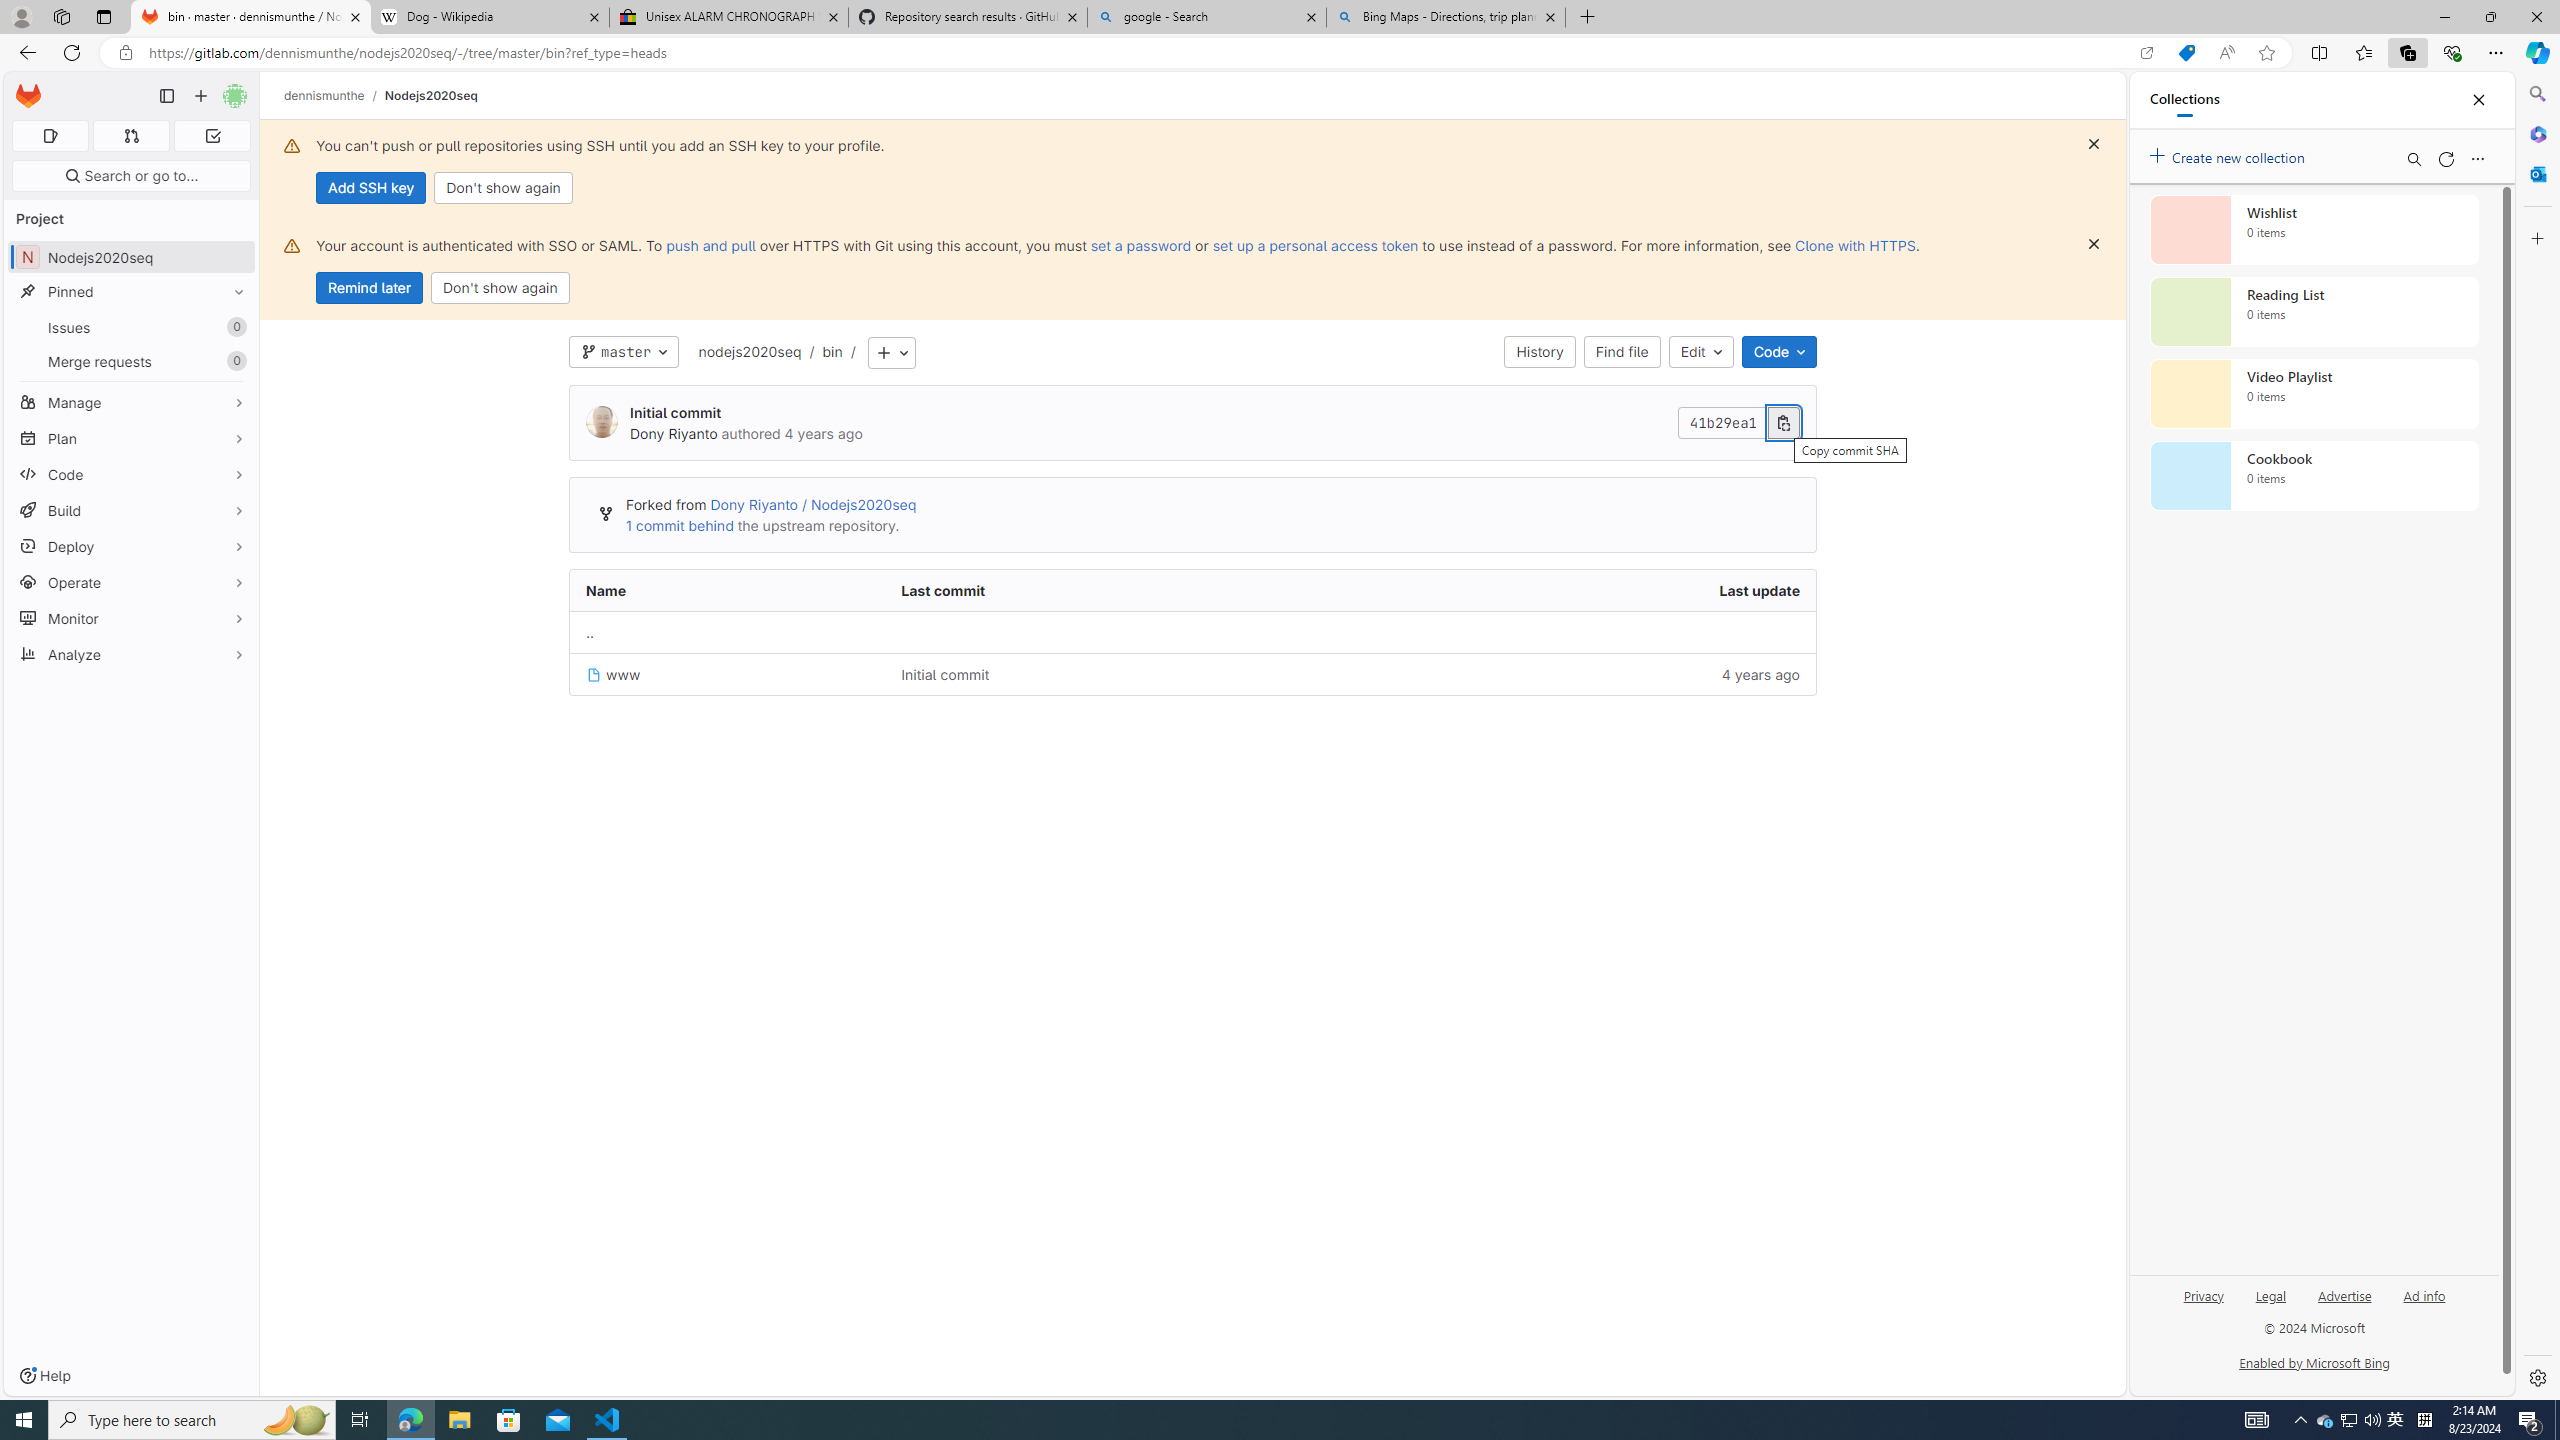 Image resolution: width=2560 pixels, height=1440 pixels. I want to click on 'Monitor', so click(130, 617).